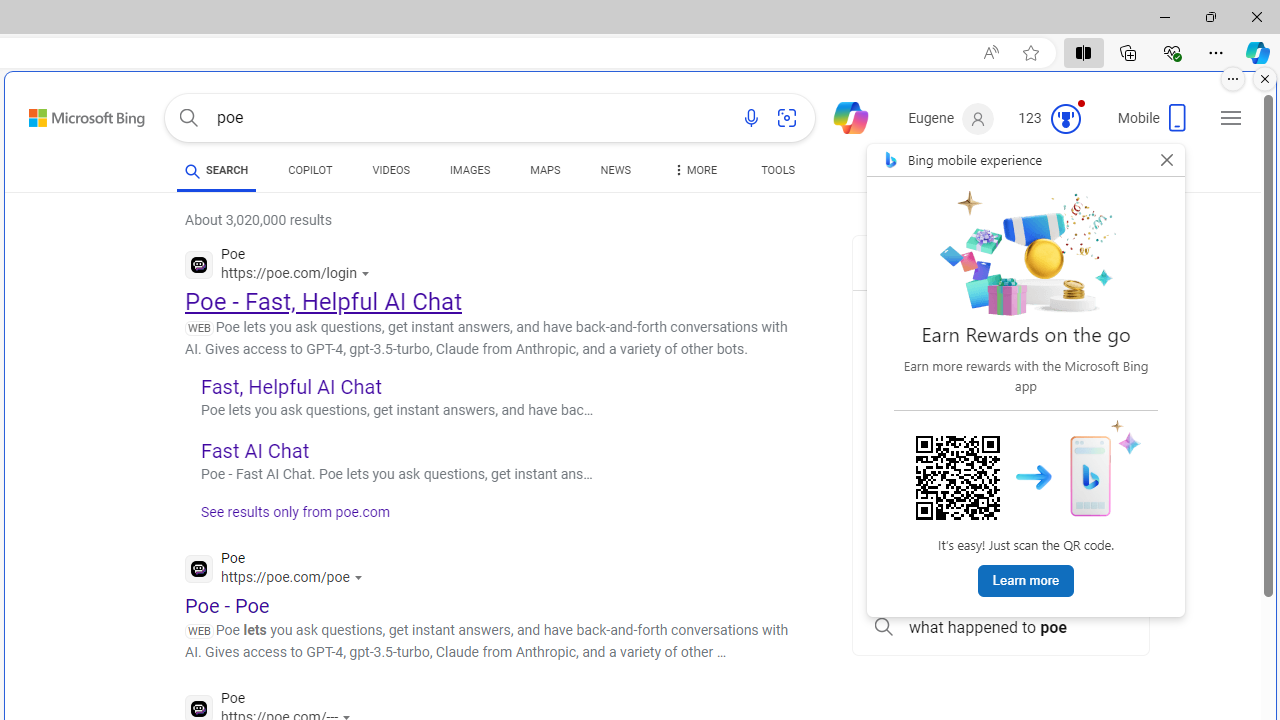 The image size is (1280, 720). Describe the element at coordinates (469, 172) in the screenshot. I see `'IMAGES'` at that location.